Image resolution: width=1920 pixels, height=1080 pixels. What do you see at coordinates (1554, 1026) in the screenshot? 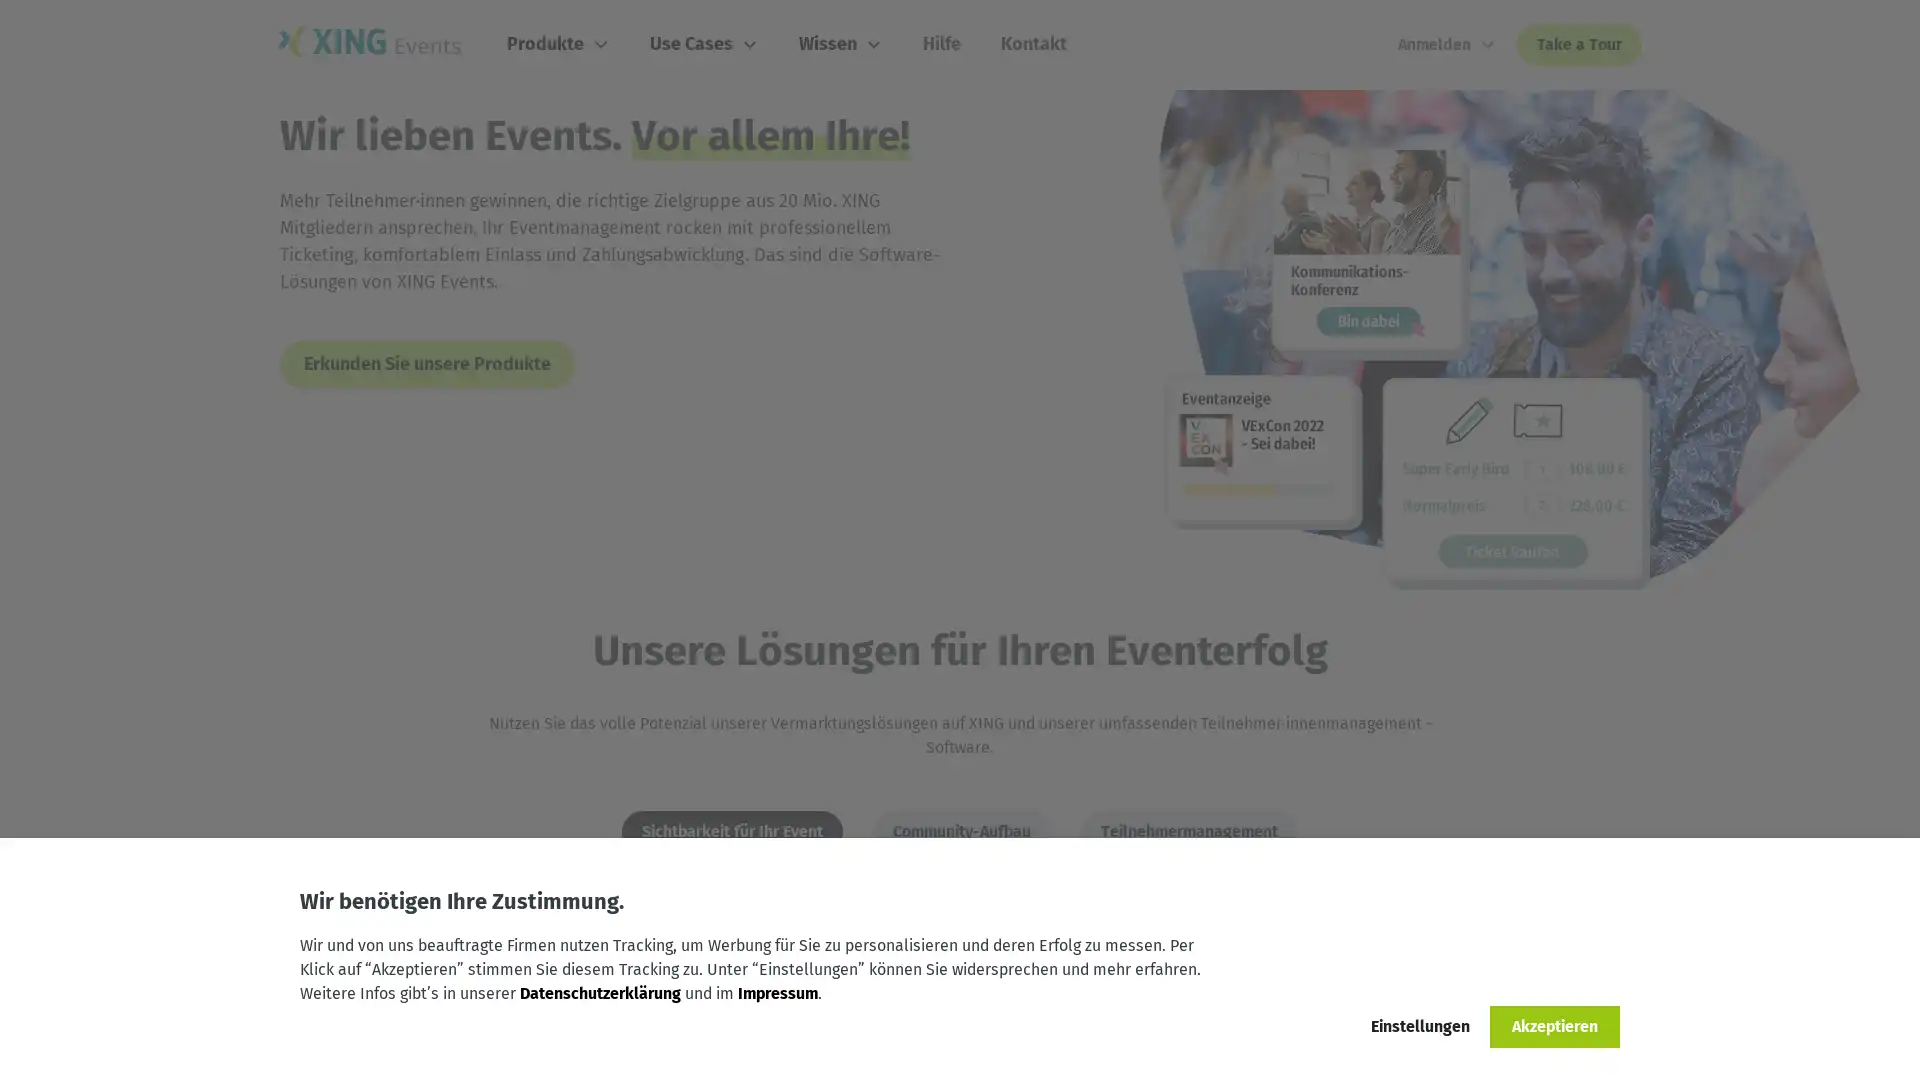
I see `Akzeptieren` at bounding box center [1554, 1026].